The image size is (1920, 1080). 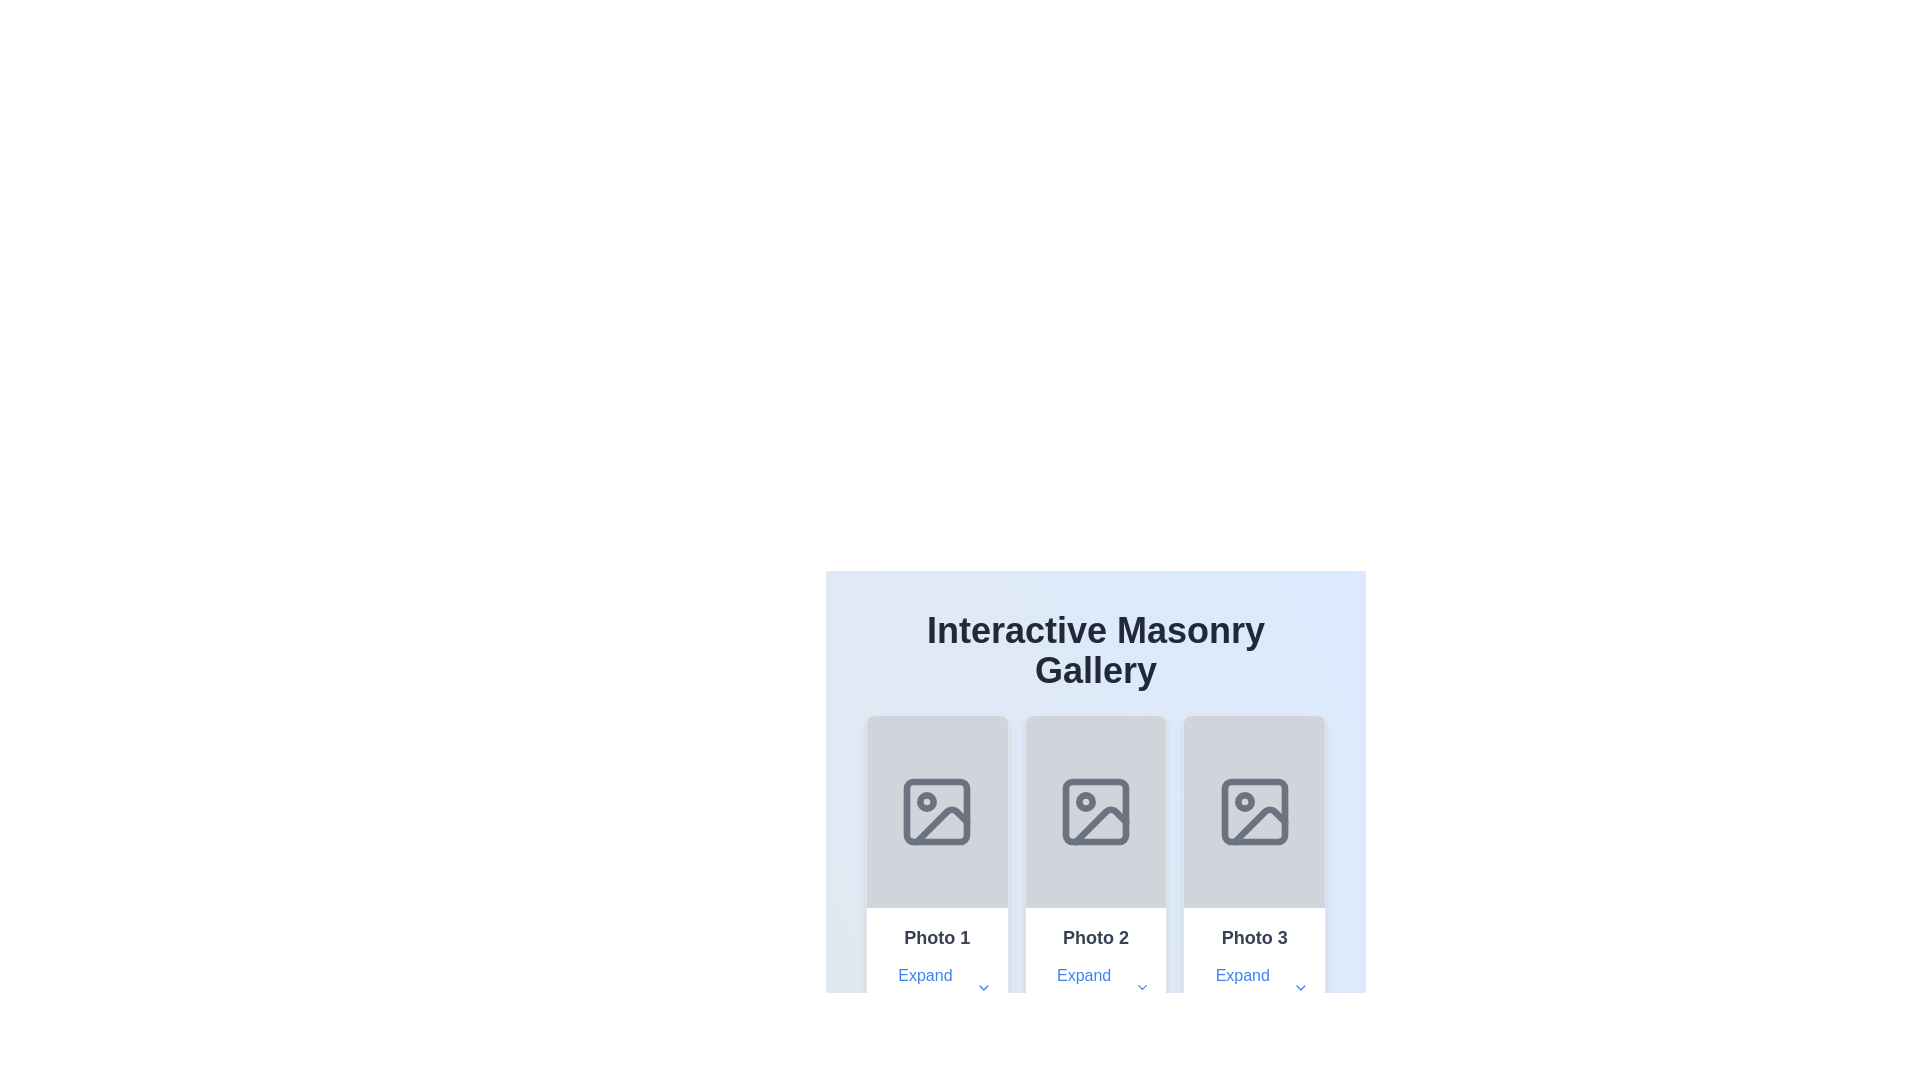 I want to click on the interactive link labeled 'Expand Details' located in the Text section at the bottom of the first card on the left, so click(x=936, y=967).